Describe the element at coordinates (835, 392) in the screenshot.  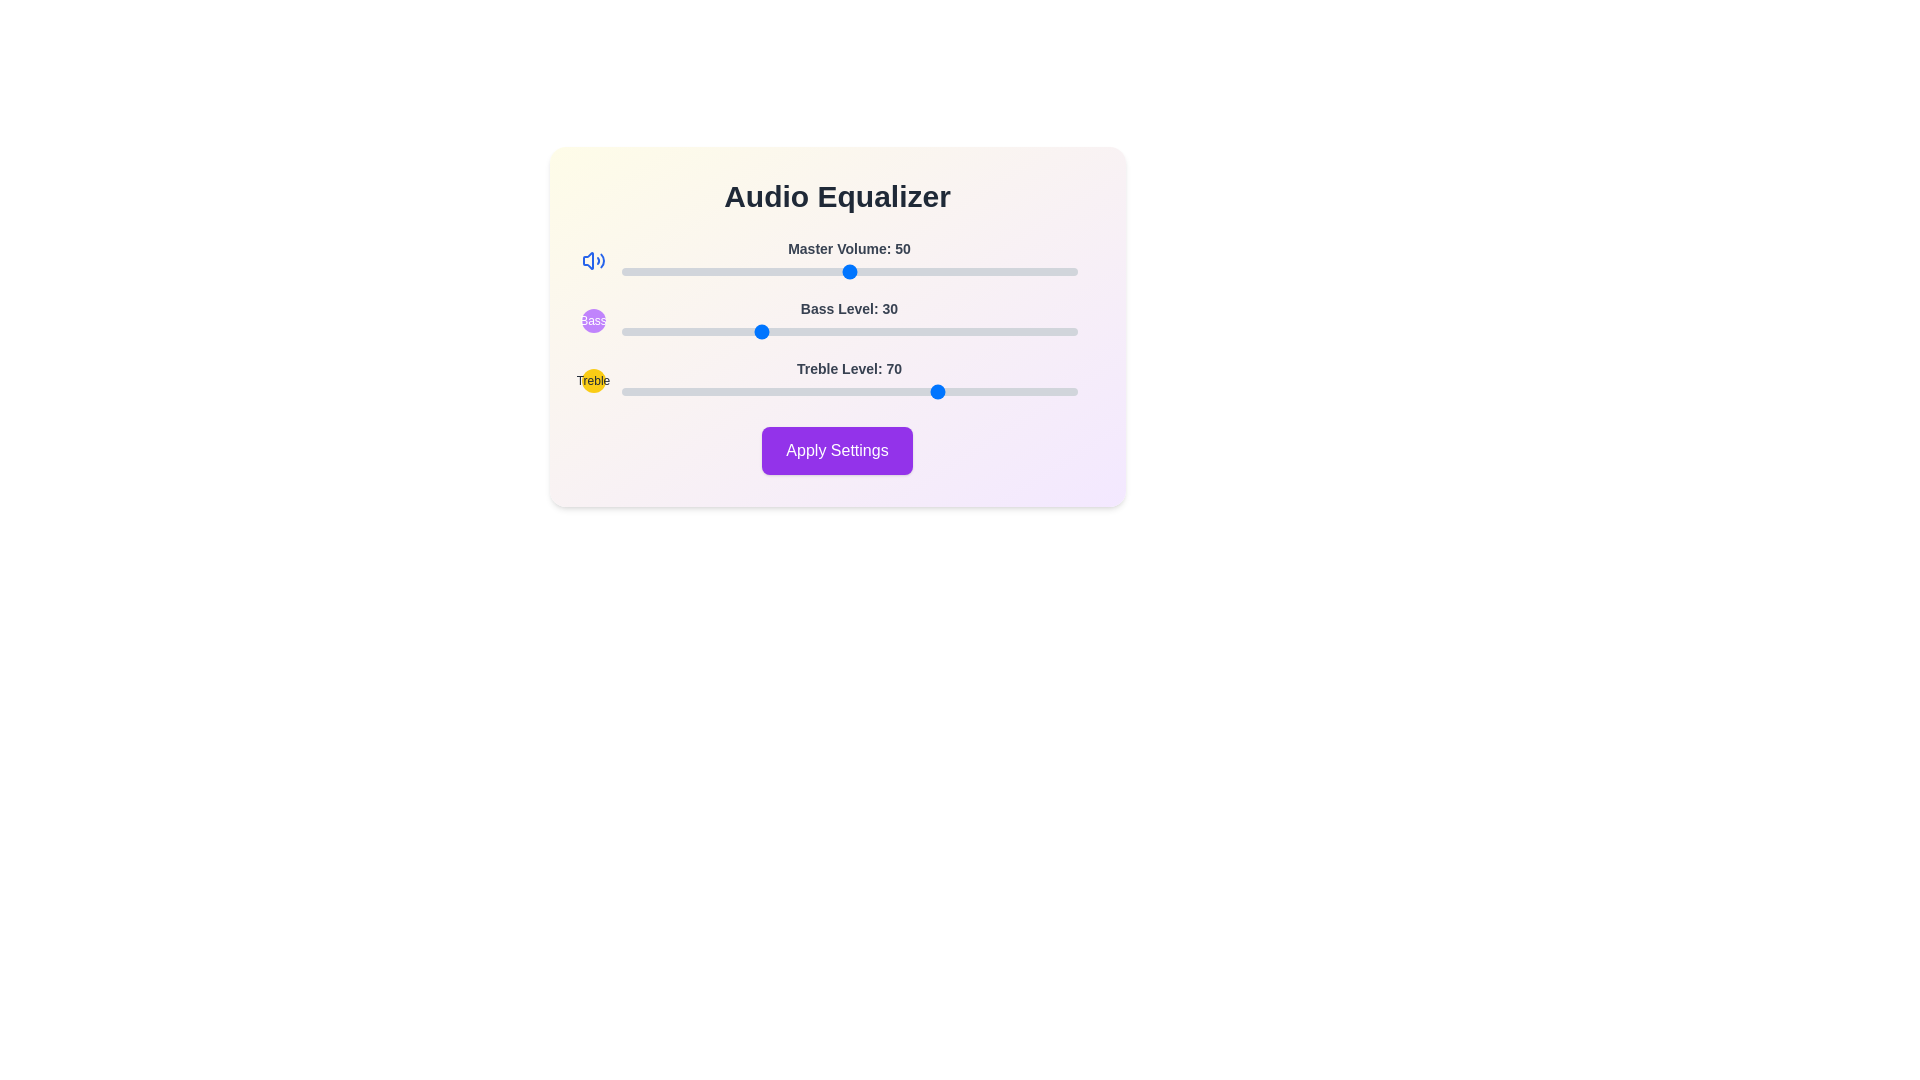
I see `Treble Level` at that location.